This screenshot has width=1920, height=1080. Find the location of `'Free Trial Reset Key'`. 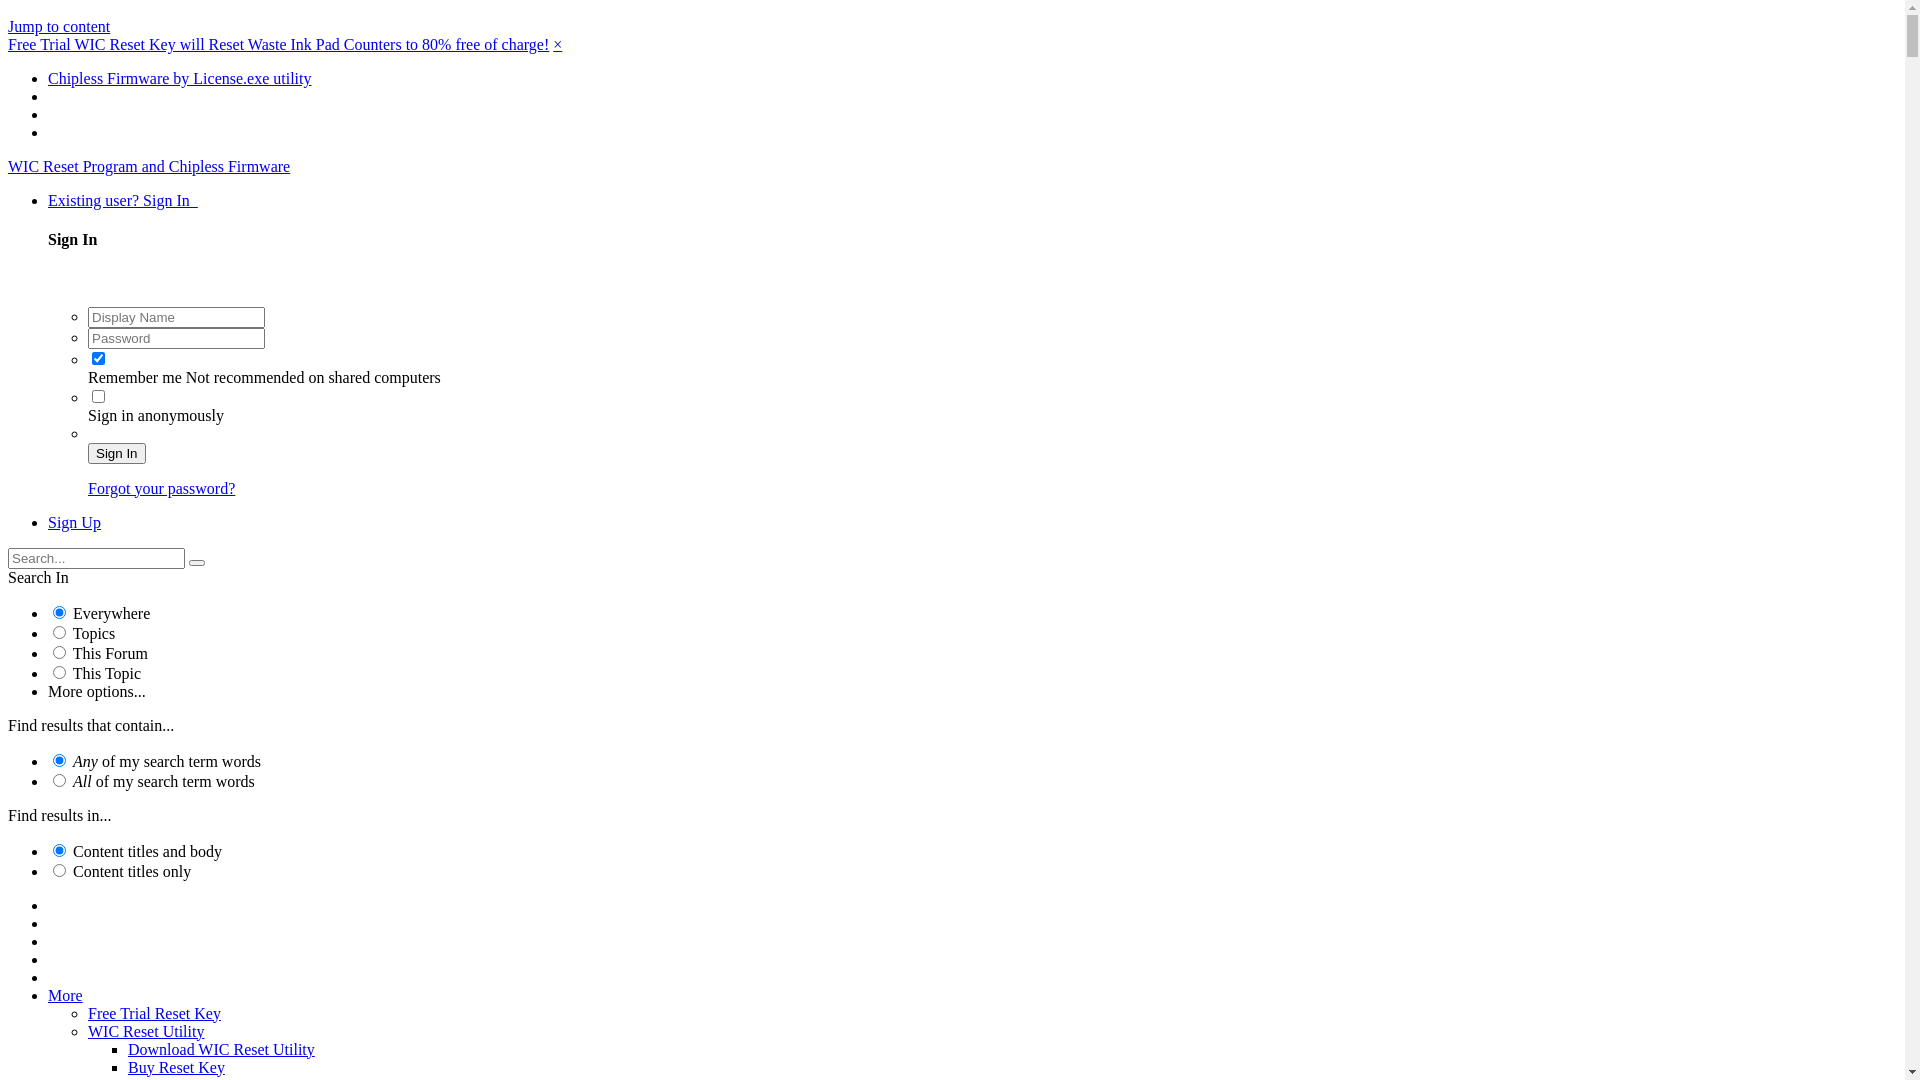

'Free Trial Reset Key' is located at coordinates (153, 1013).